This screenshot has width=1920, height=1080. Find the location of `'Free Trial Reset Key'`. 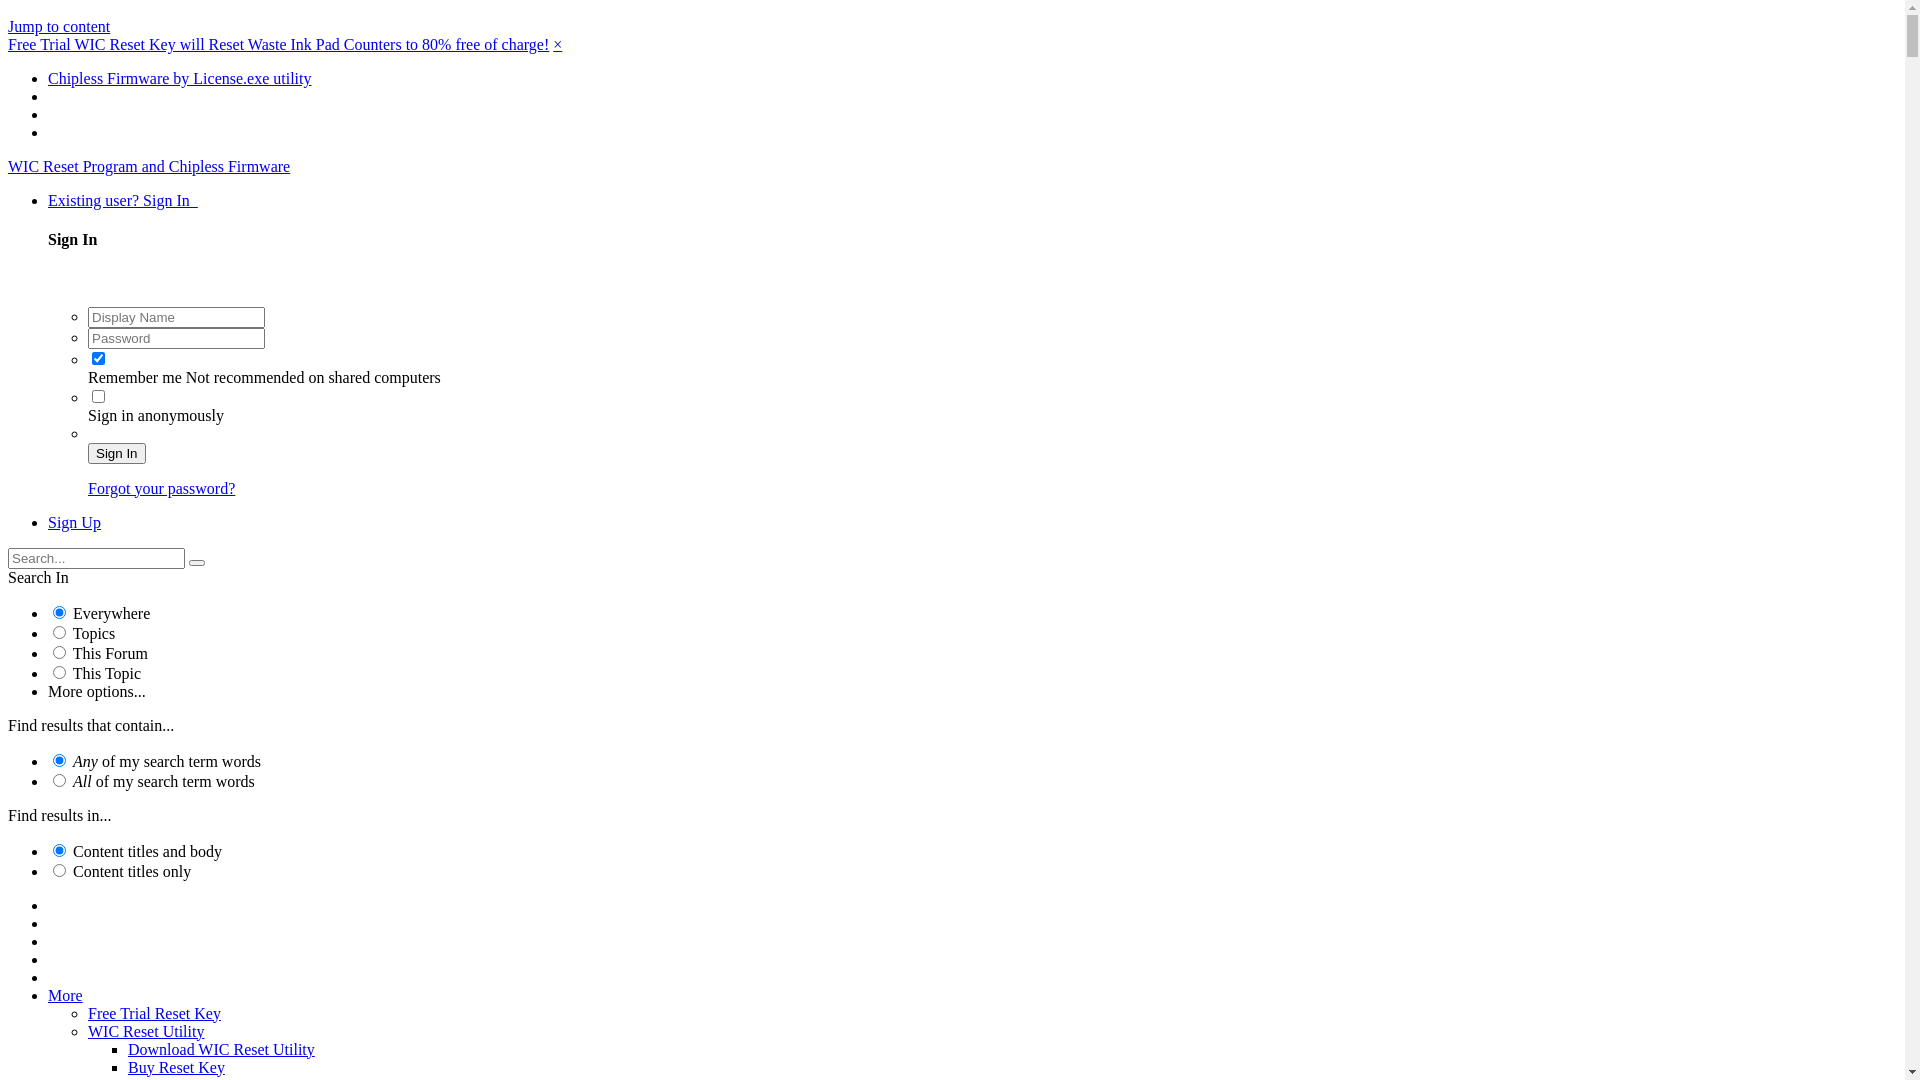

'Free Trial Reset Key' is located at coordinates (153, 1013).